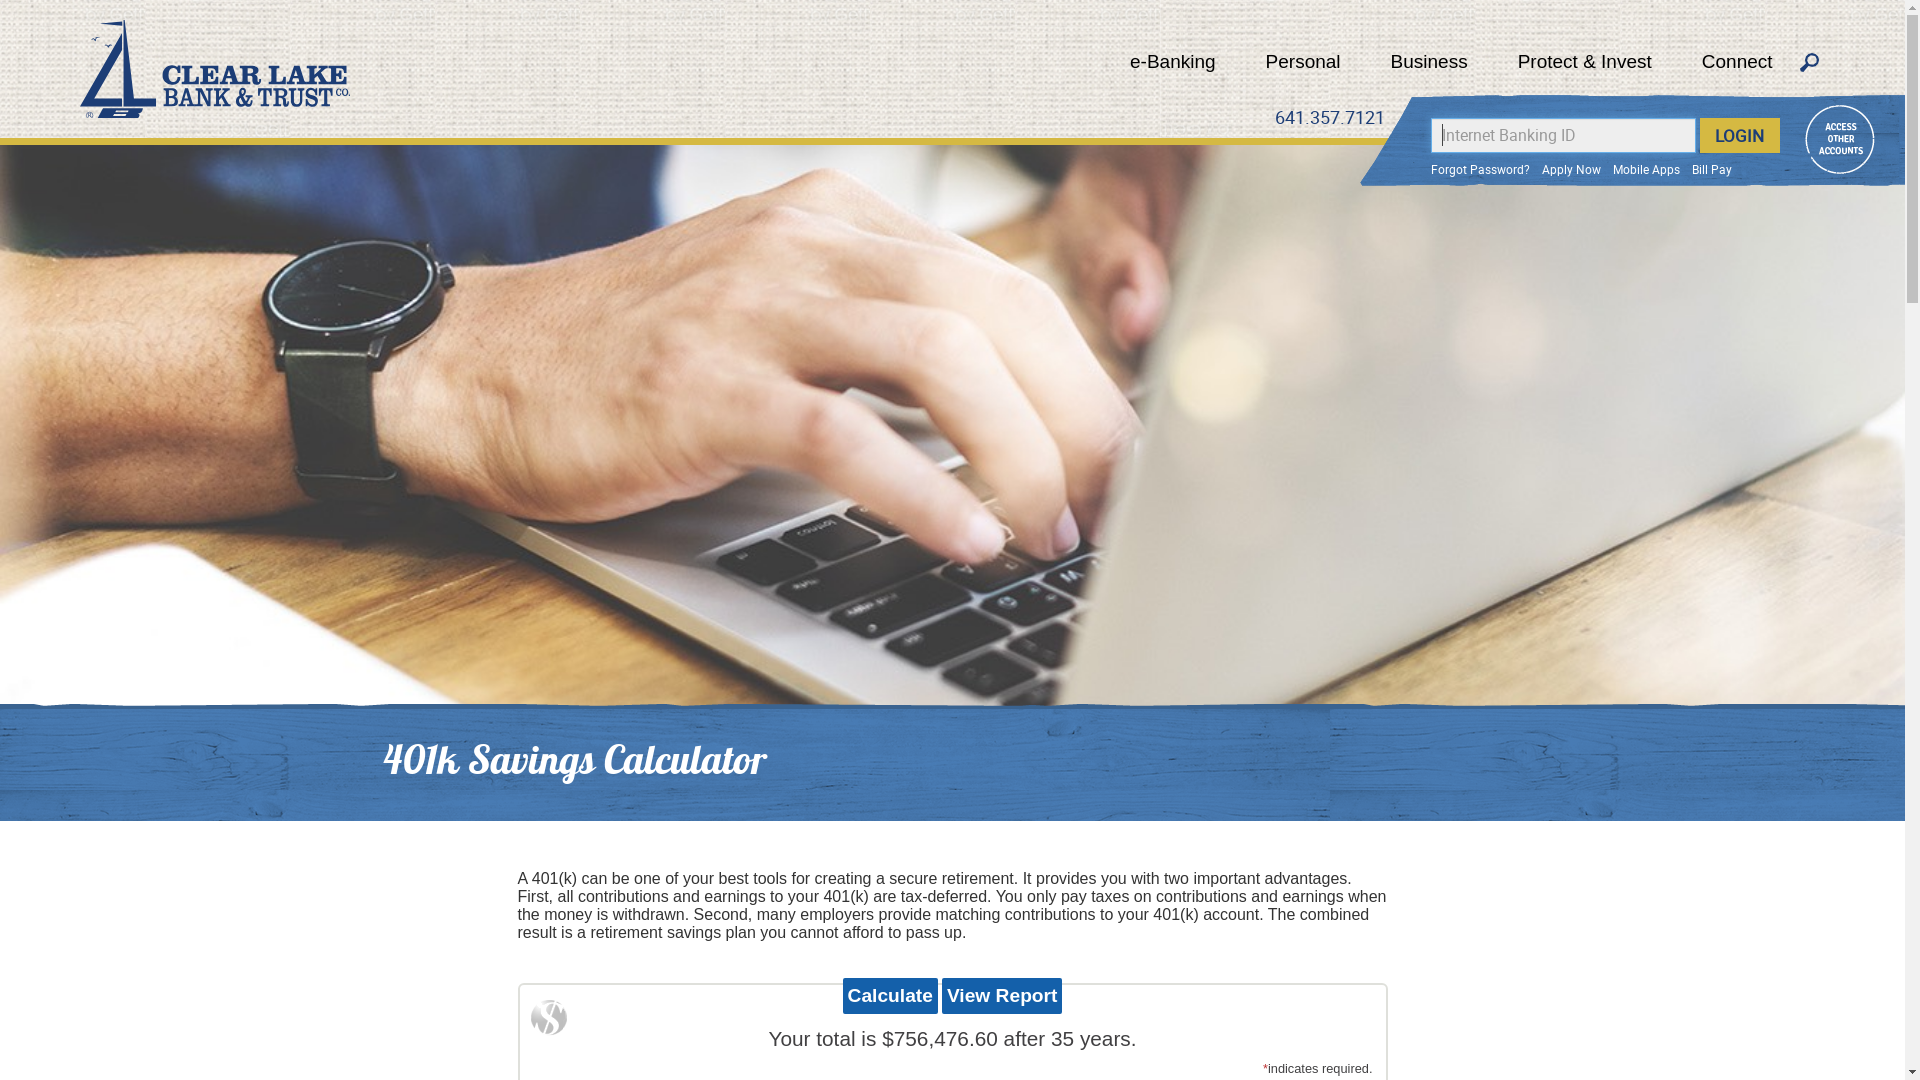 The width and height of the screenshot is (1920, 1080). What do you see at coordinates (1809, 63) in the screenshot?
I see `'Search'` at bounding box center [1809, 63].